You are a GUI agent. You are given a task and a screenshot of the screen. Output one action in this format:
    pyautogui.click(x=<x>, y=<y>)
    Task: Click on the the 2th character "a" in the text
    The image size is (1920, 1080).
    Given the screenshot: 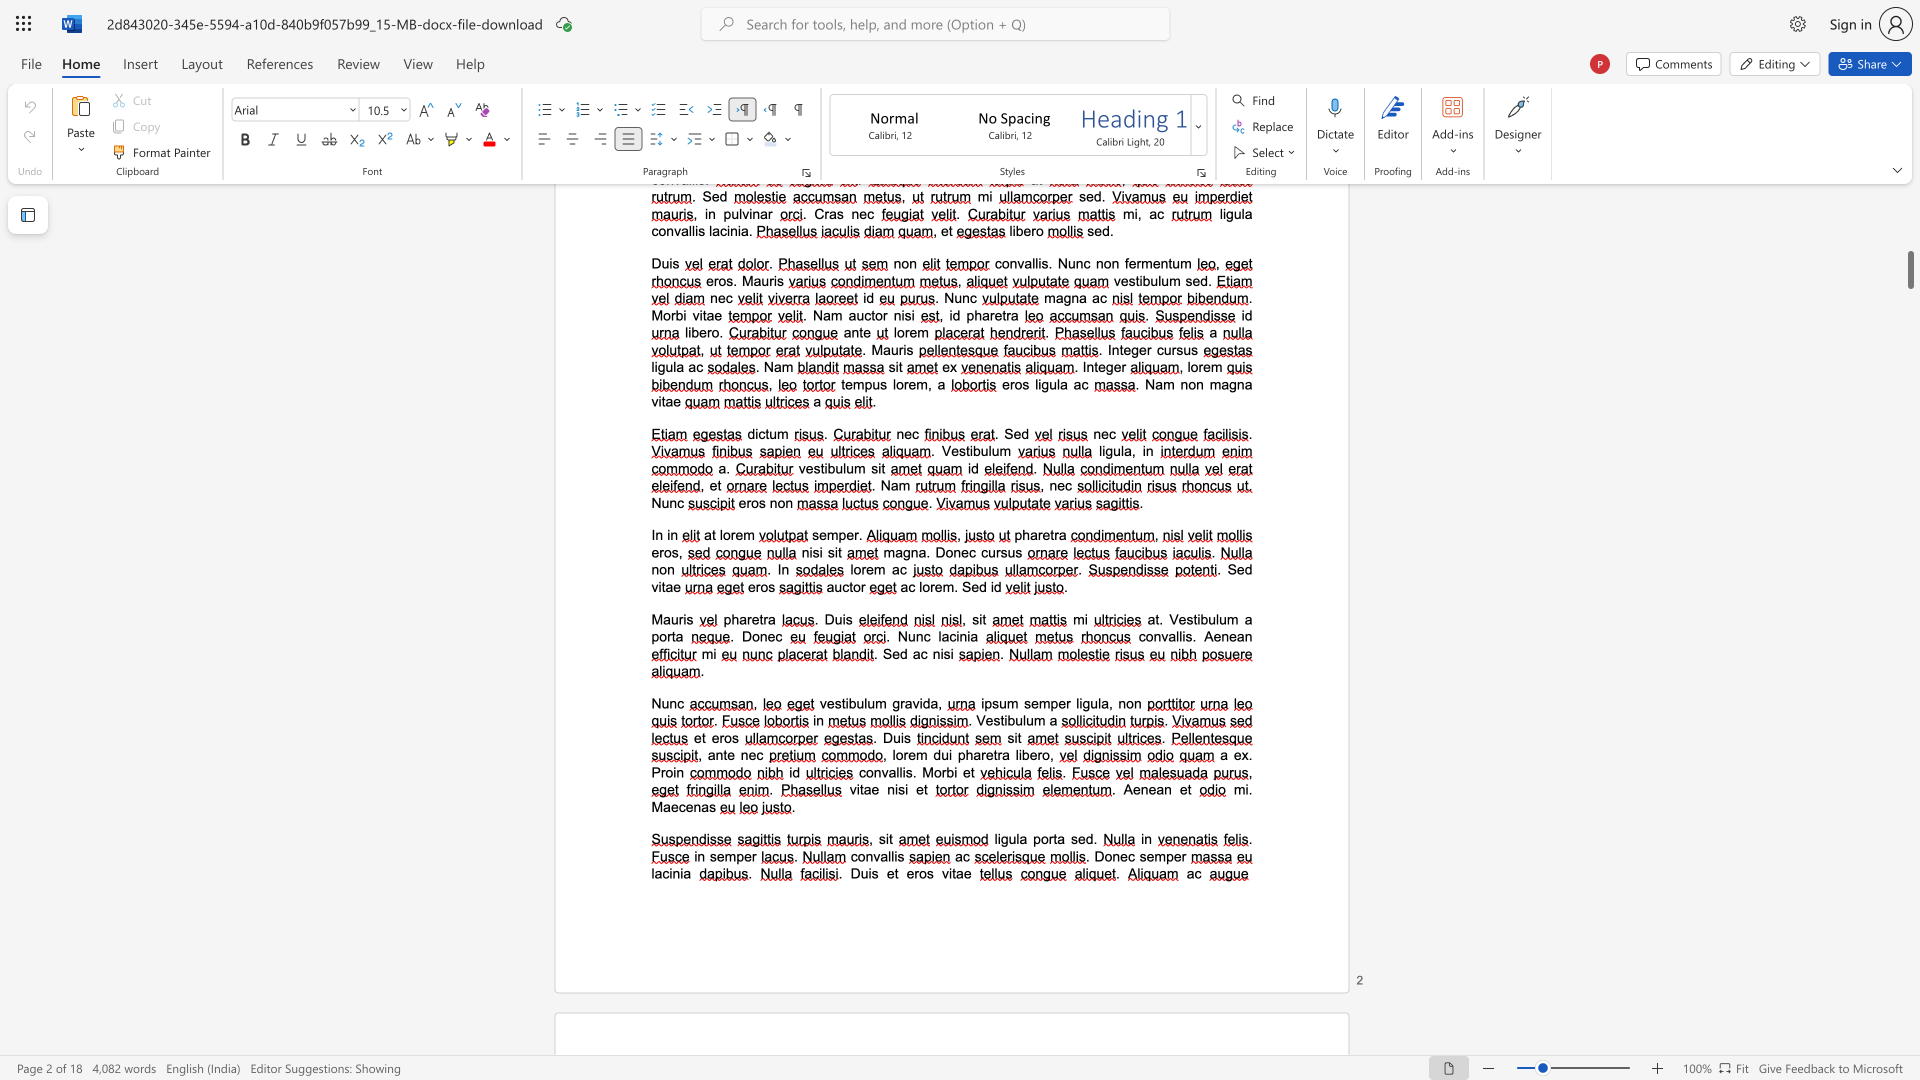 What is the action you would take?
    pyautogui.click(x=1247, y=618)
    